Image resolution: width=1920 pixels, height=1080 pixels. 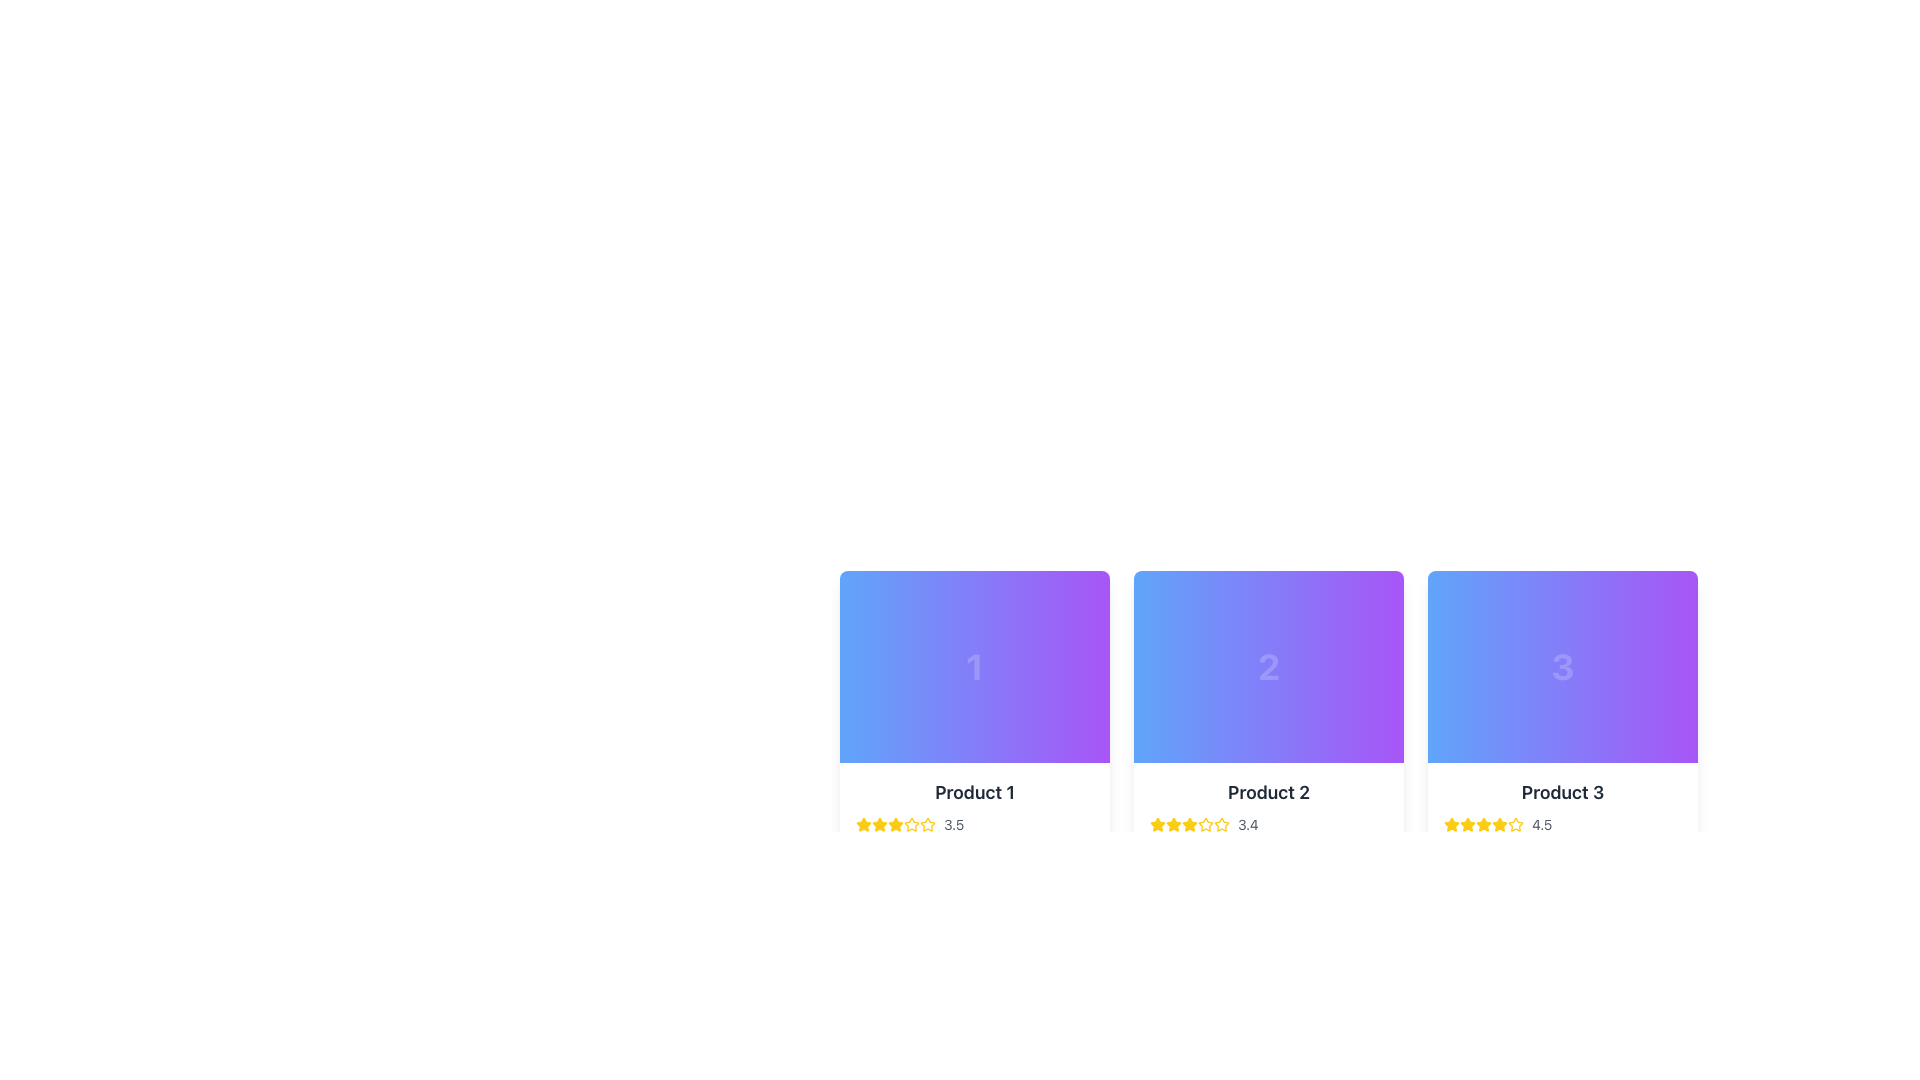 What do you see at coordinates (1174, 825) in the screenshot?
I see `the second star-shaped icon with a yellow fill and black outline to interact with it, located beneath the 'Product 2' card in the product grid` at bounding box center [1174, 825].